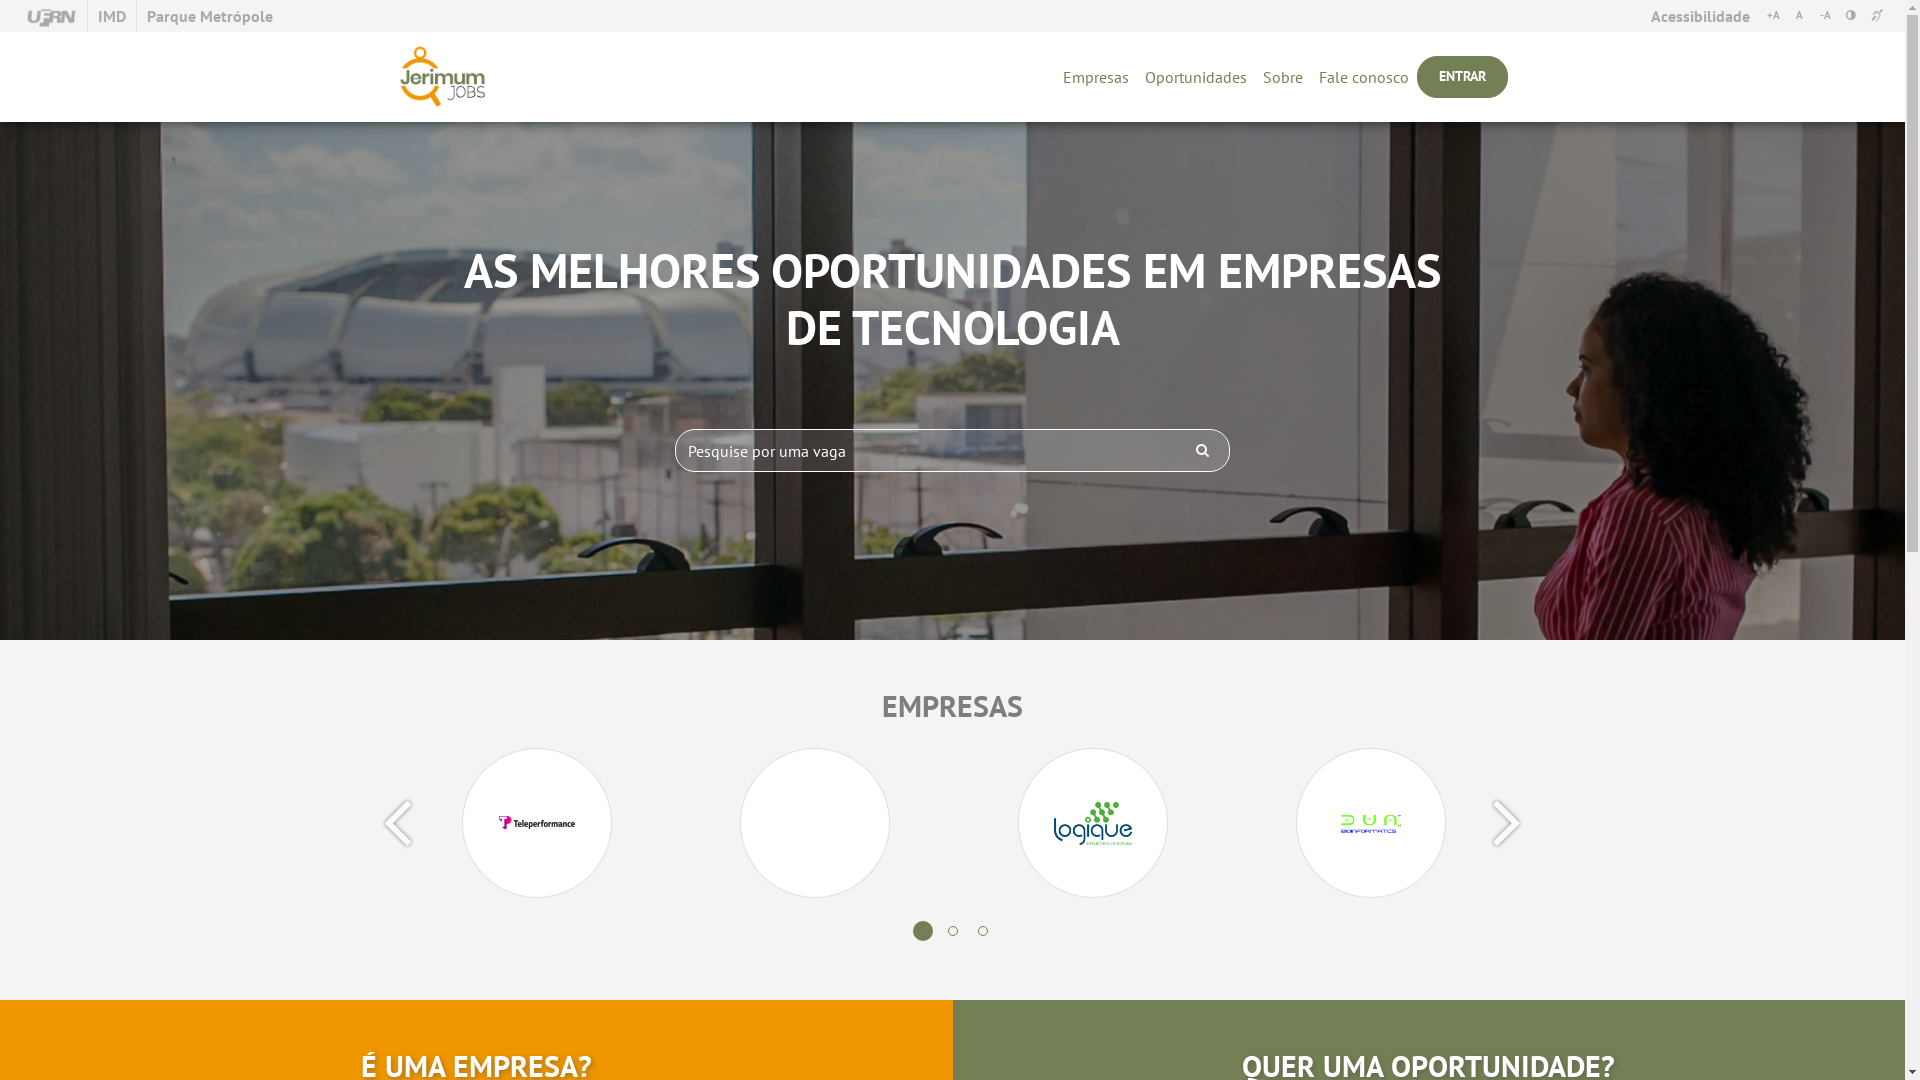 Image resolution: width=1920 pixels, height=1080 pixels. What do you see at coordinates (1094, 76) in the screenshot?
I see `'Empresas'` at bounding box center [1094, 76].